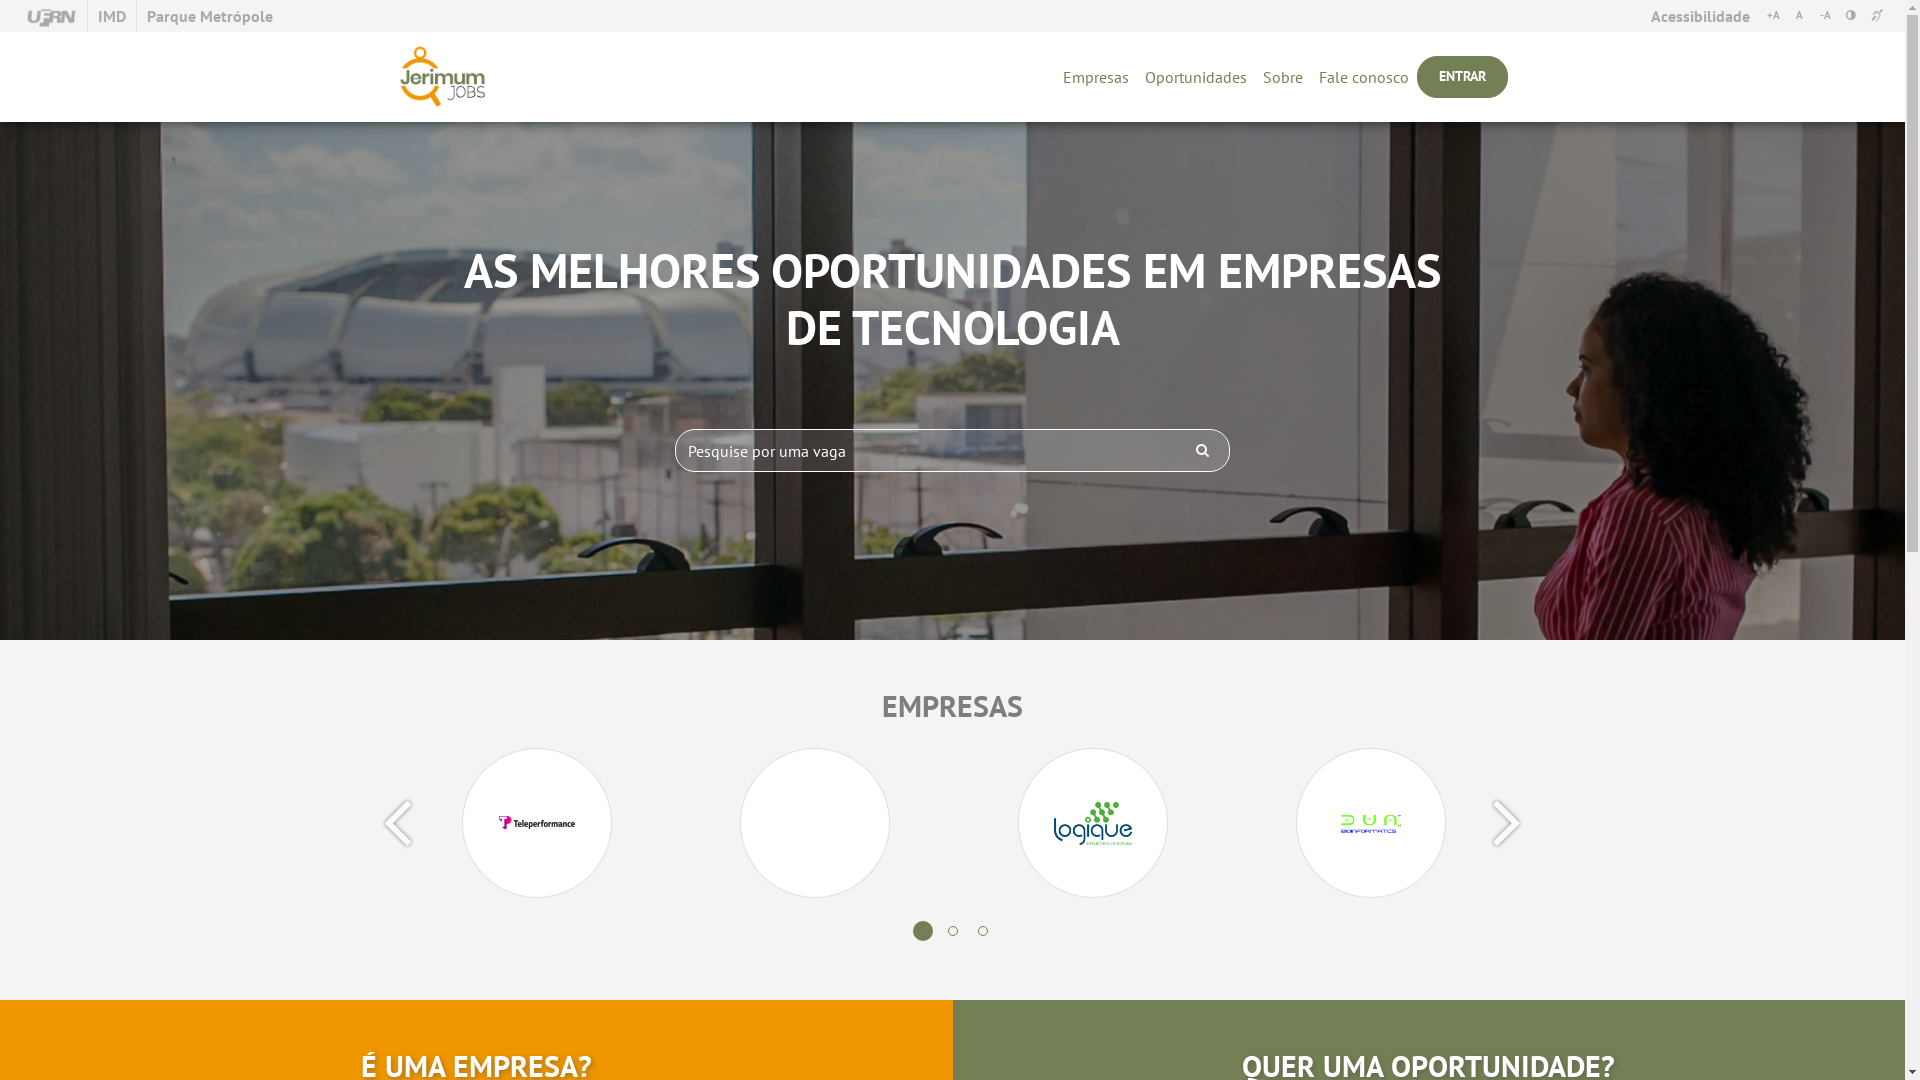 Image resolution: width=1920 pixels, height=1080 pixels. What do you see at coordinates (1094, 76) in the screenshot?
I see `'Empresas'` at bounding box center [1094, 76].